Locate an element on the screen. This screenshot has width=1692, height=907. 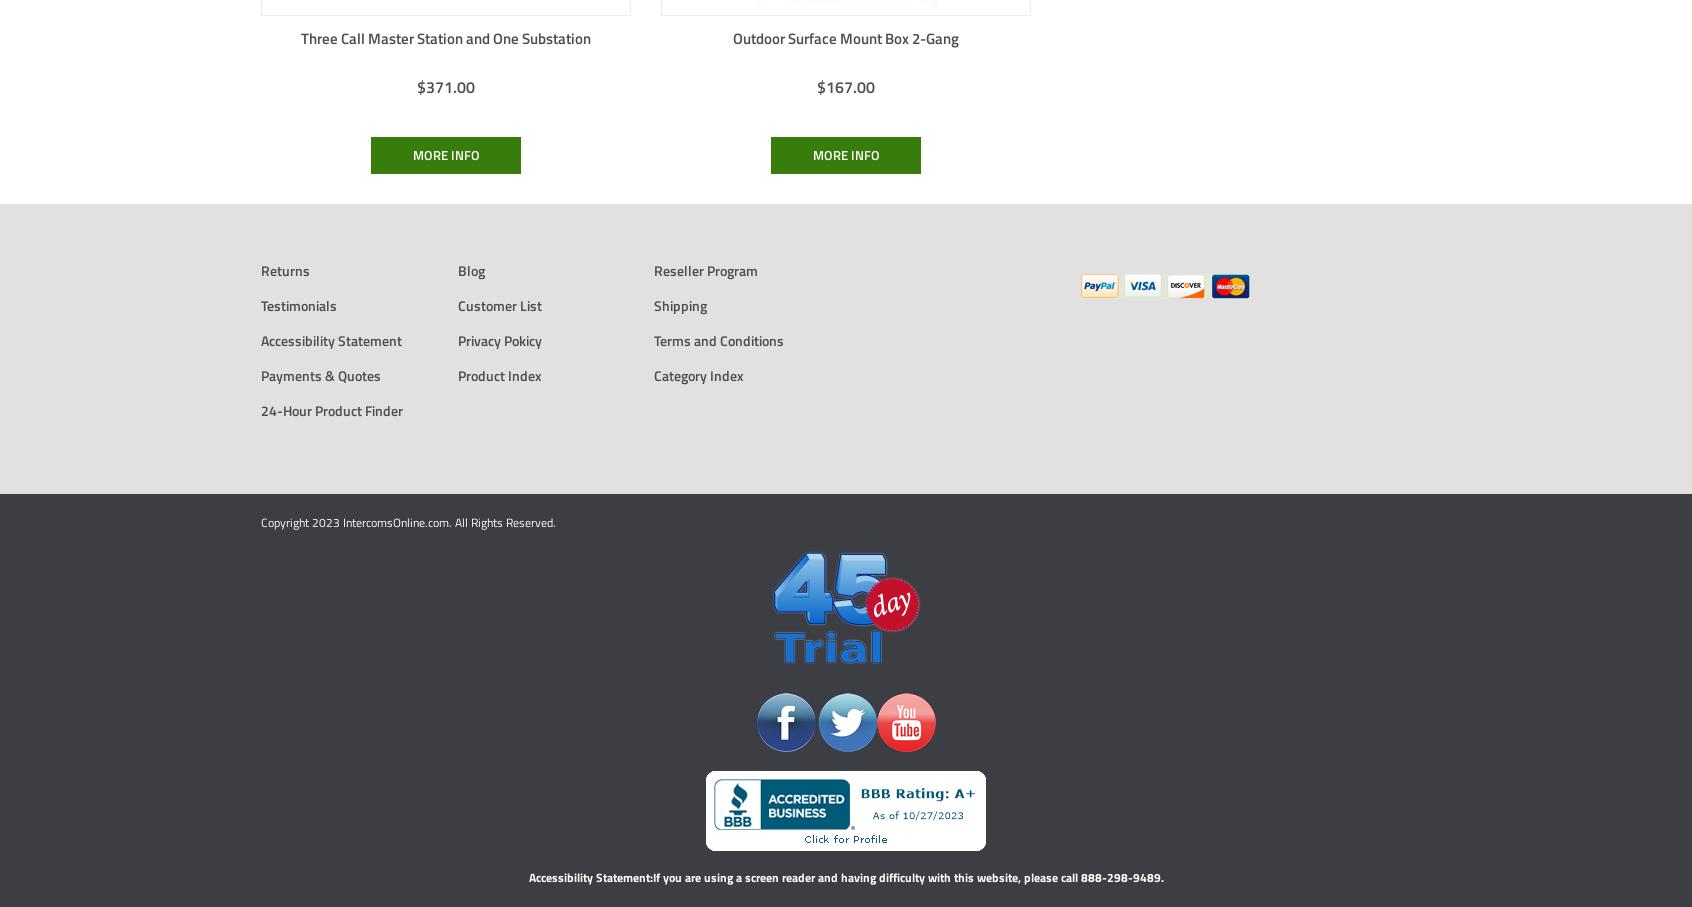
'Shipping' is located at coordinates (680, 304).